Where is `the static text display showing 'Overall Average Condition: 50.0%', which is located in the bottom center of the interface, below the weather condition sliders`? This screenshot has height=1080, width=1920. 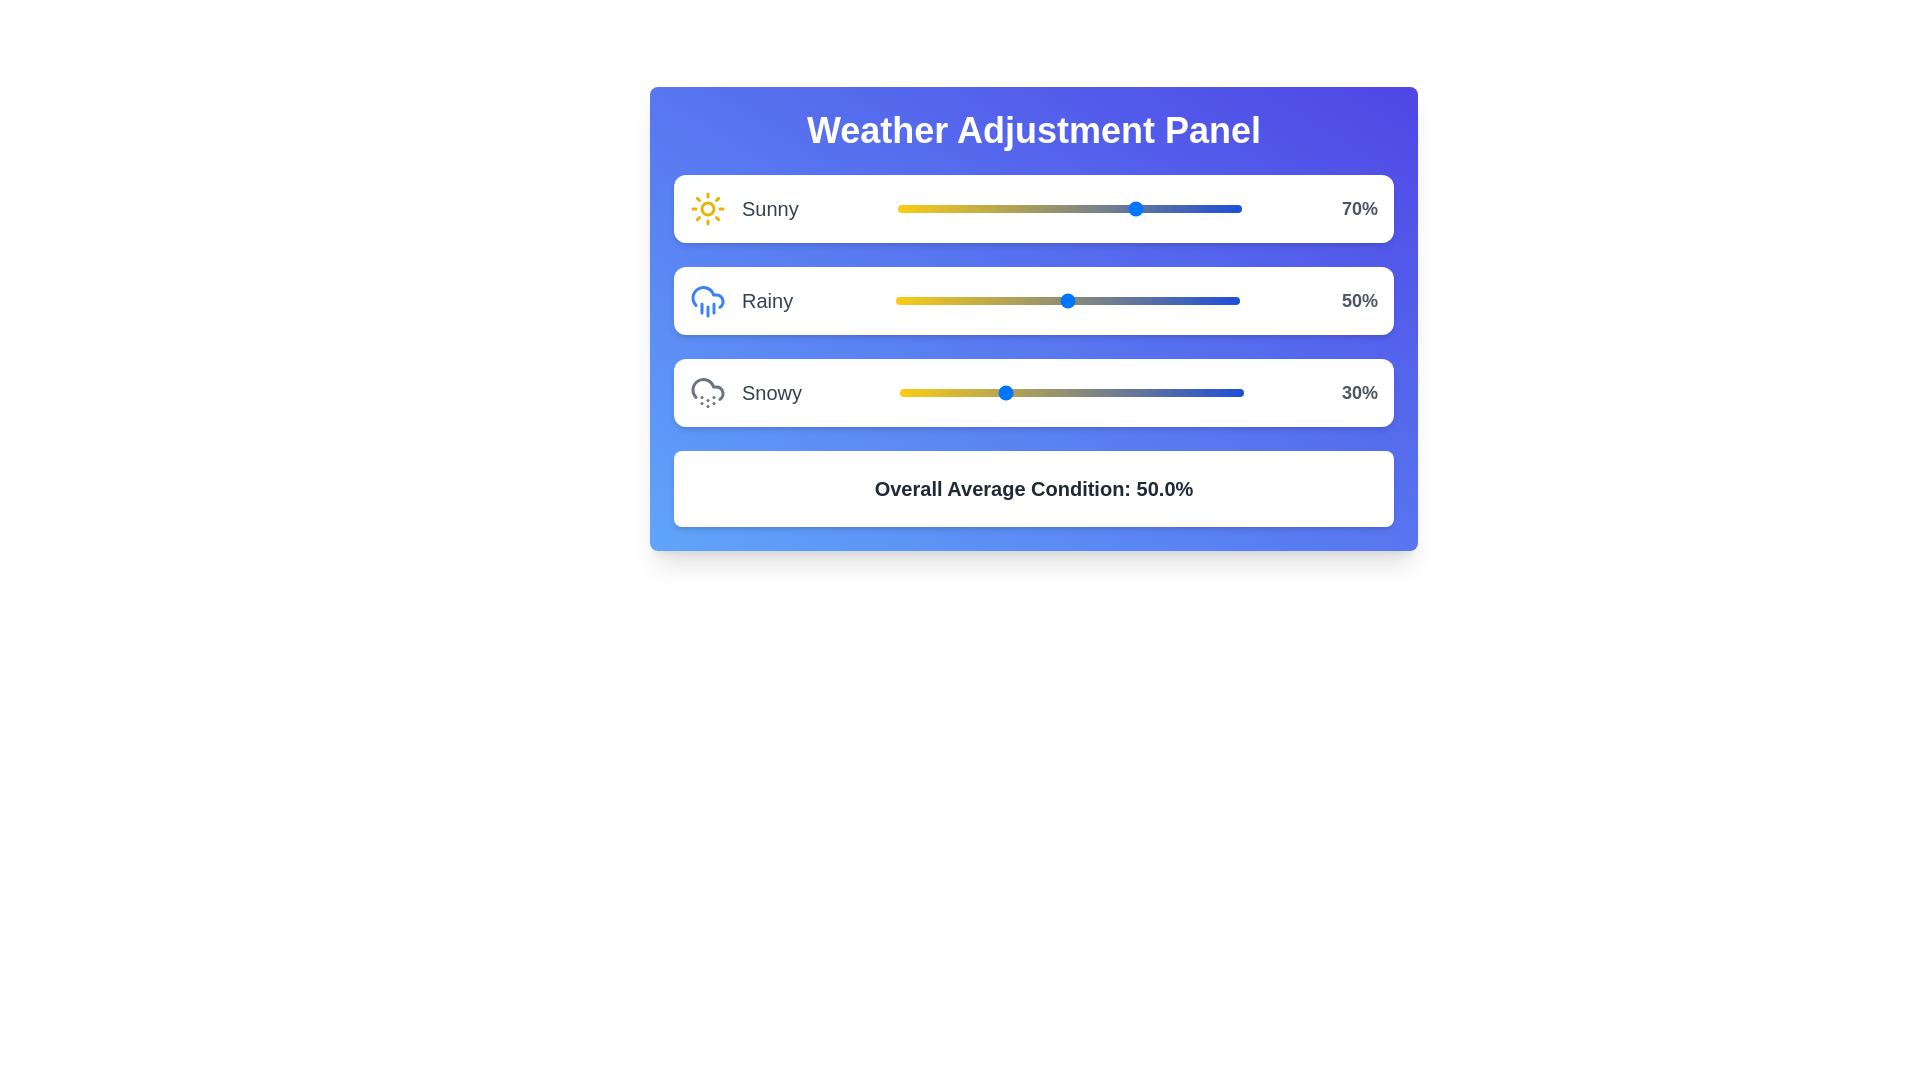 the static text display showing 'Overall Average Condition: 50.0%', which is located in the bottom center of the interface, below the weather condition sliders is located at coordinates (1033, 489).